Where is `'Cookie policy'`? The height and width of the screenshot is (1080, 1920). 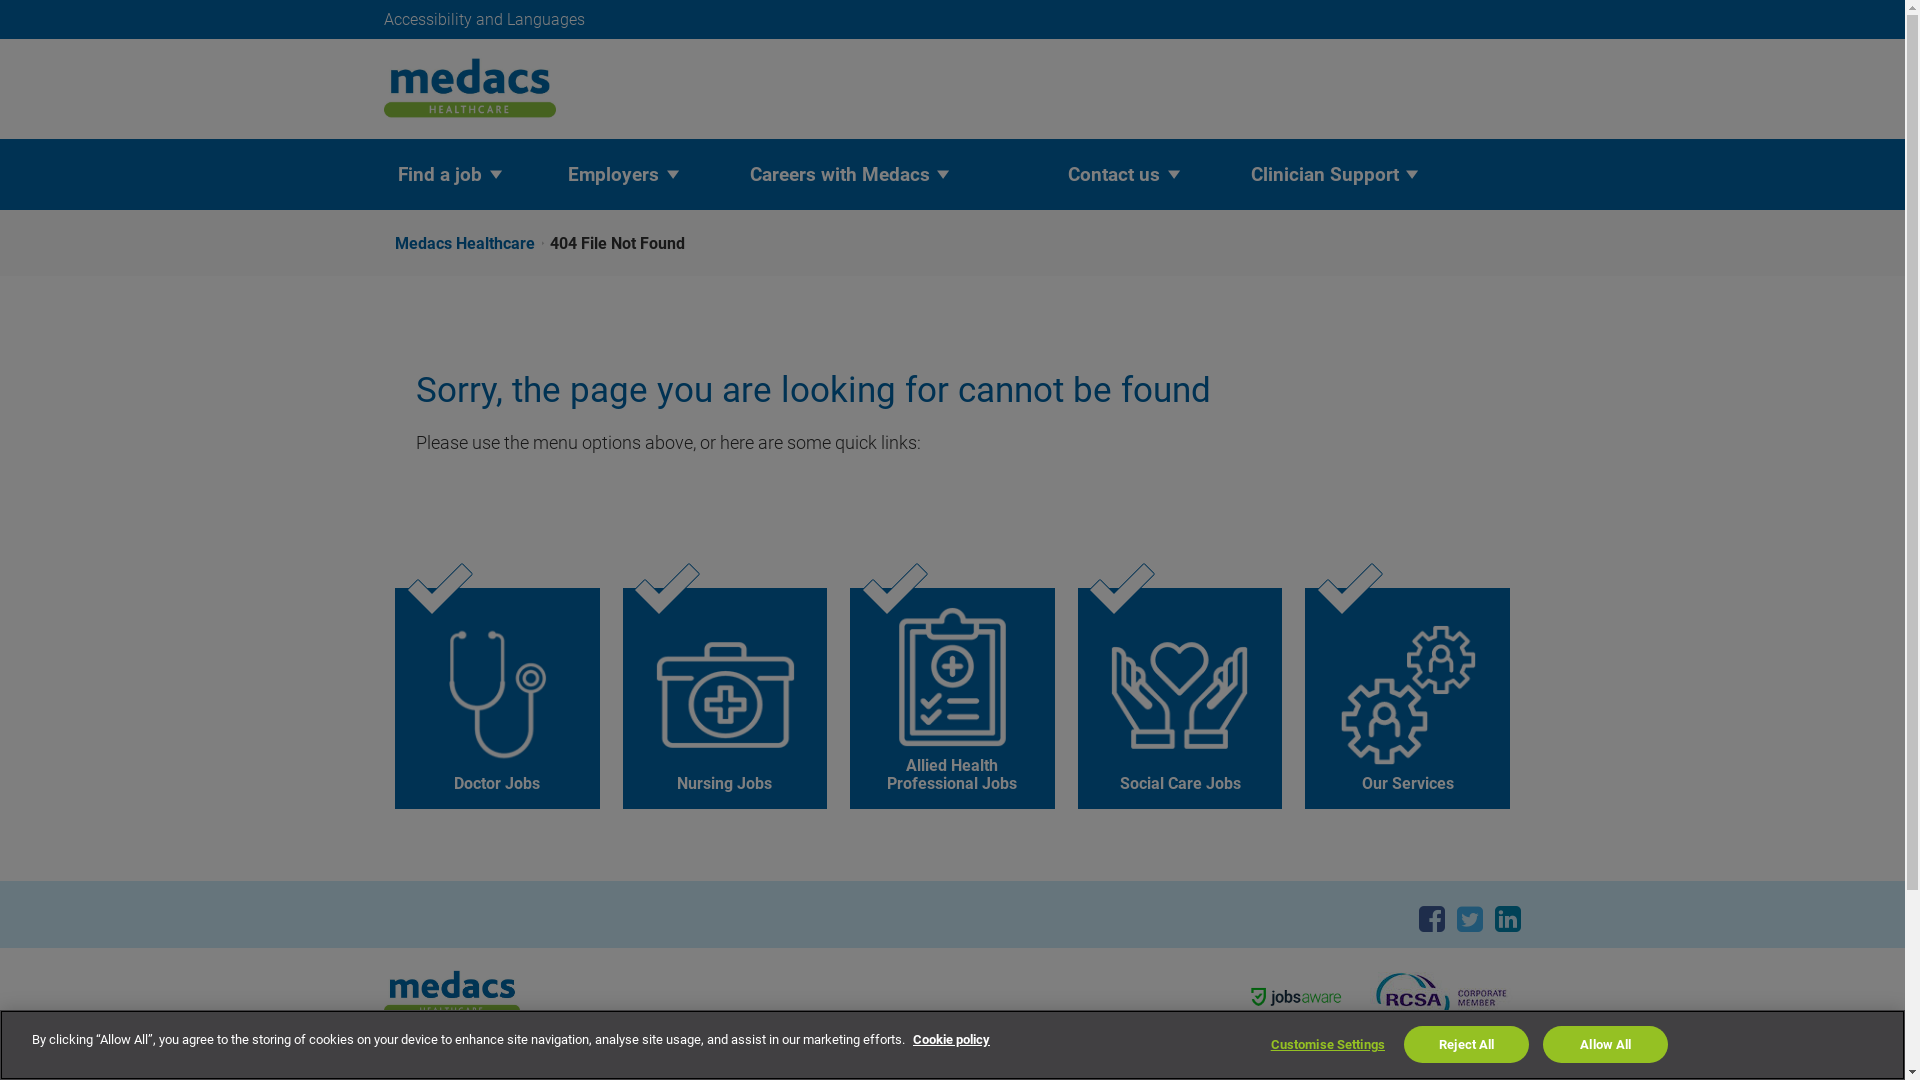
'Cookie policy' is located at coordinates (950, 1038).